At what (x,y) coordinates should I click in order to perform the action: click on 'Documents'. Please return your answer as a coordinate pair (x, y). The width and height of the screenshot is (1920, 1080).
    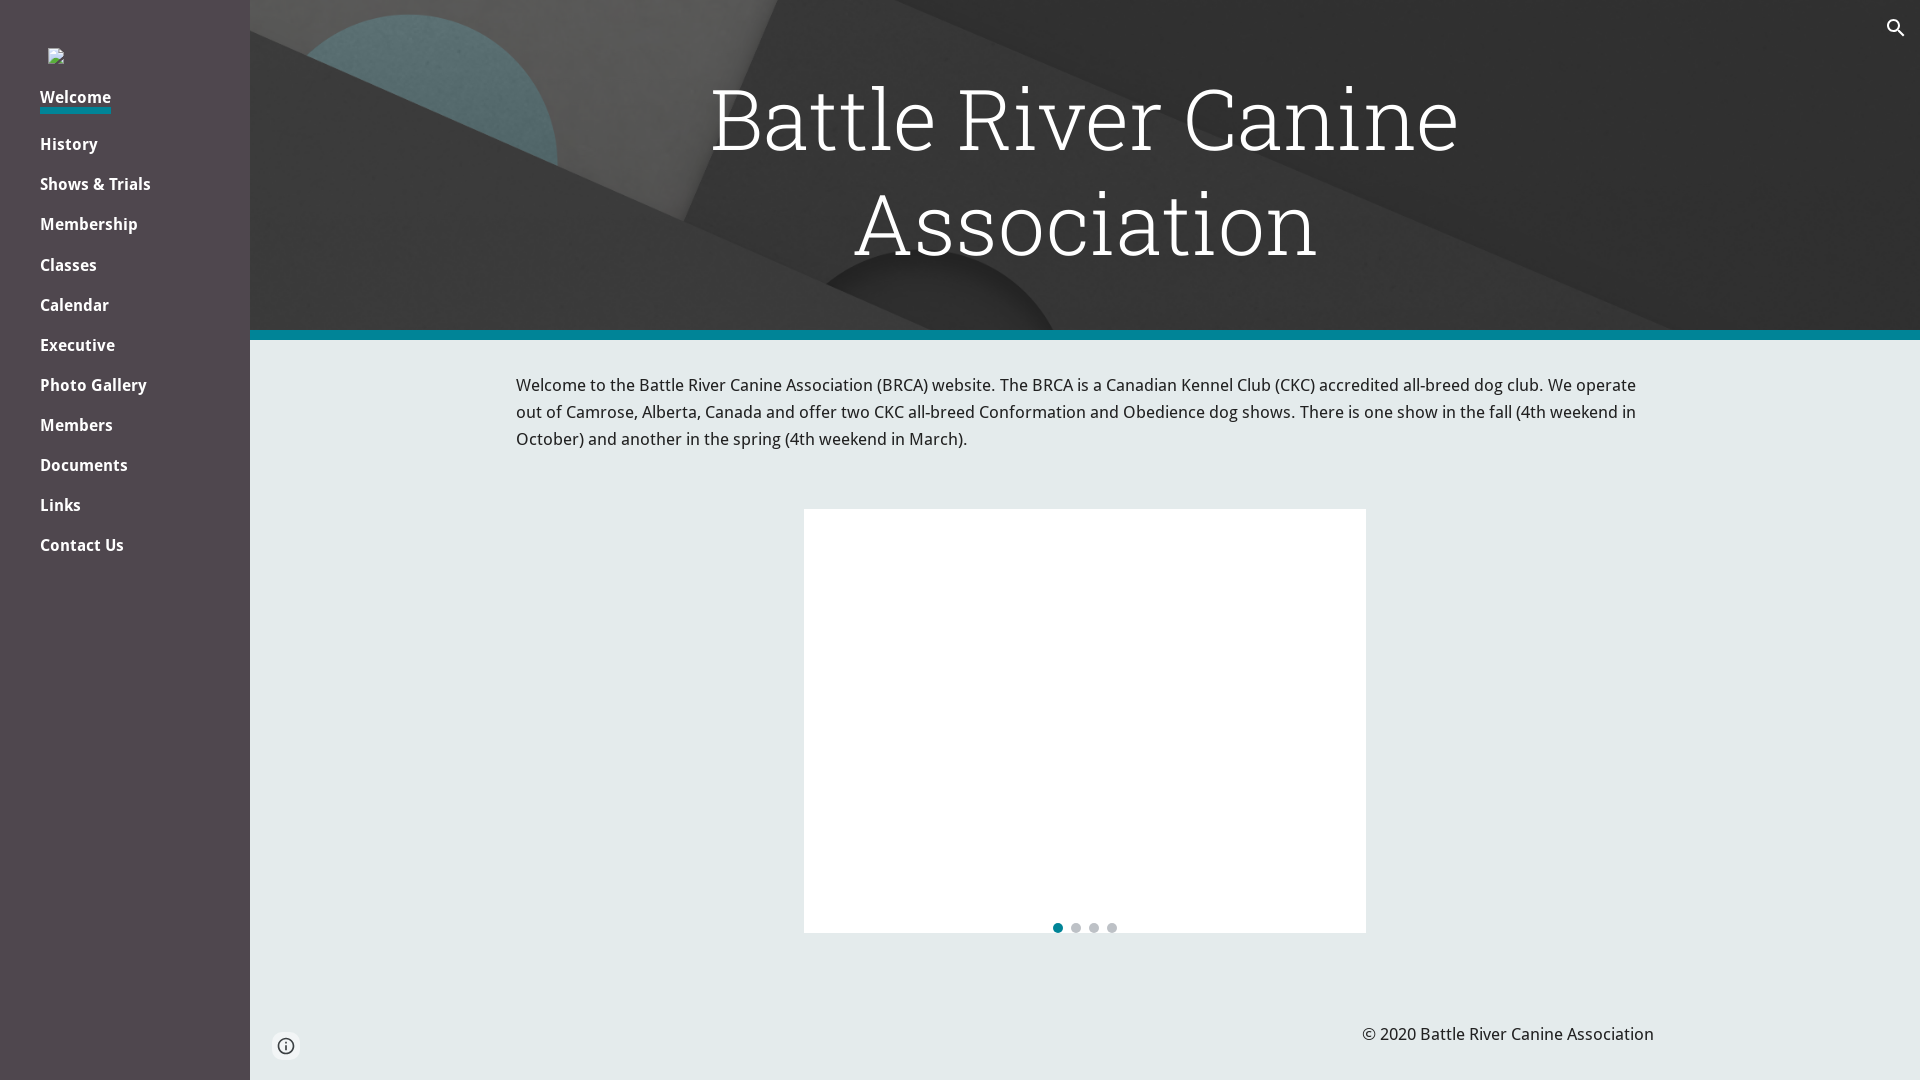
    Looking at the image, I should click on (82, 465).